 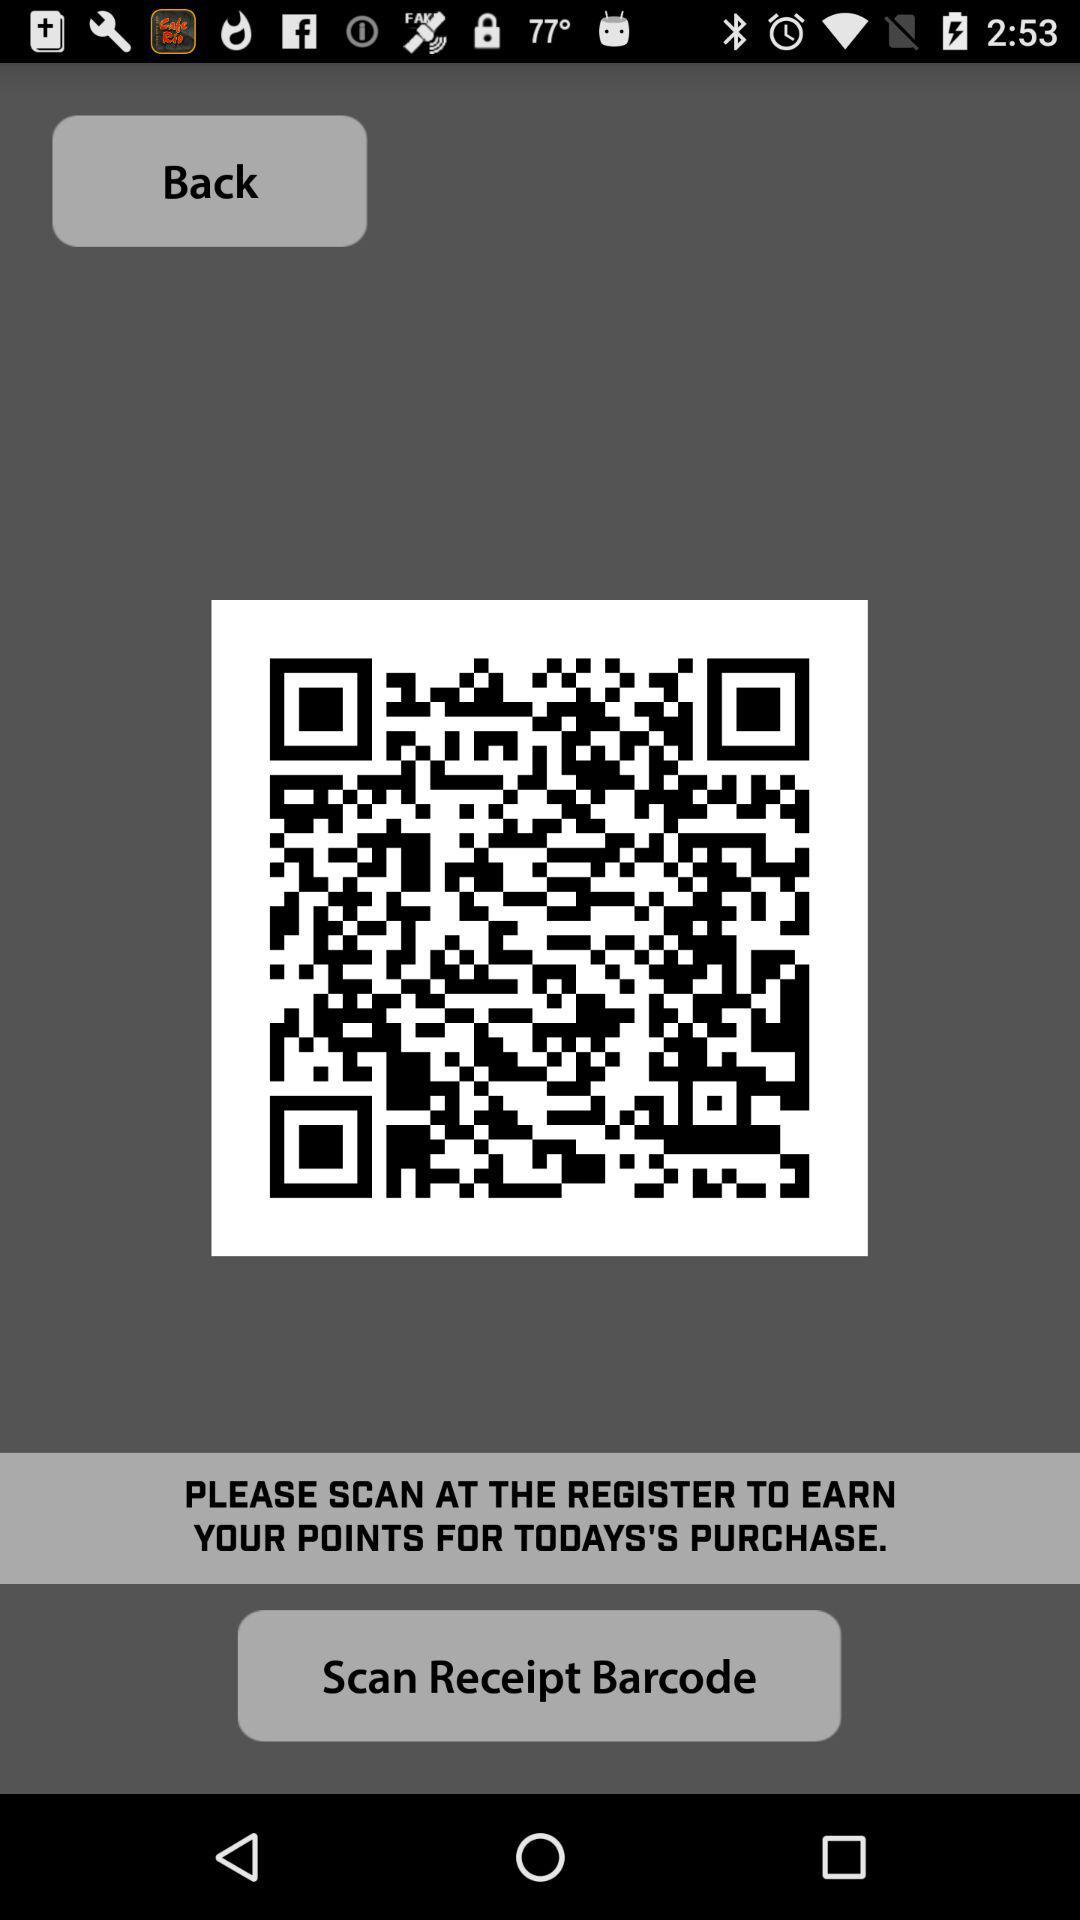 I want to click on scan receipt barcode icon, so click(x=538, y=1675).